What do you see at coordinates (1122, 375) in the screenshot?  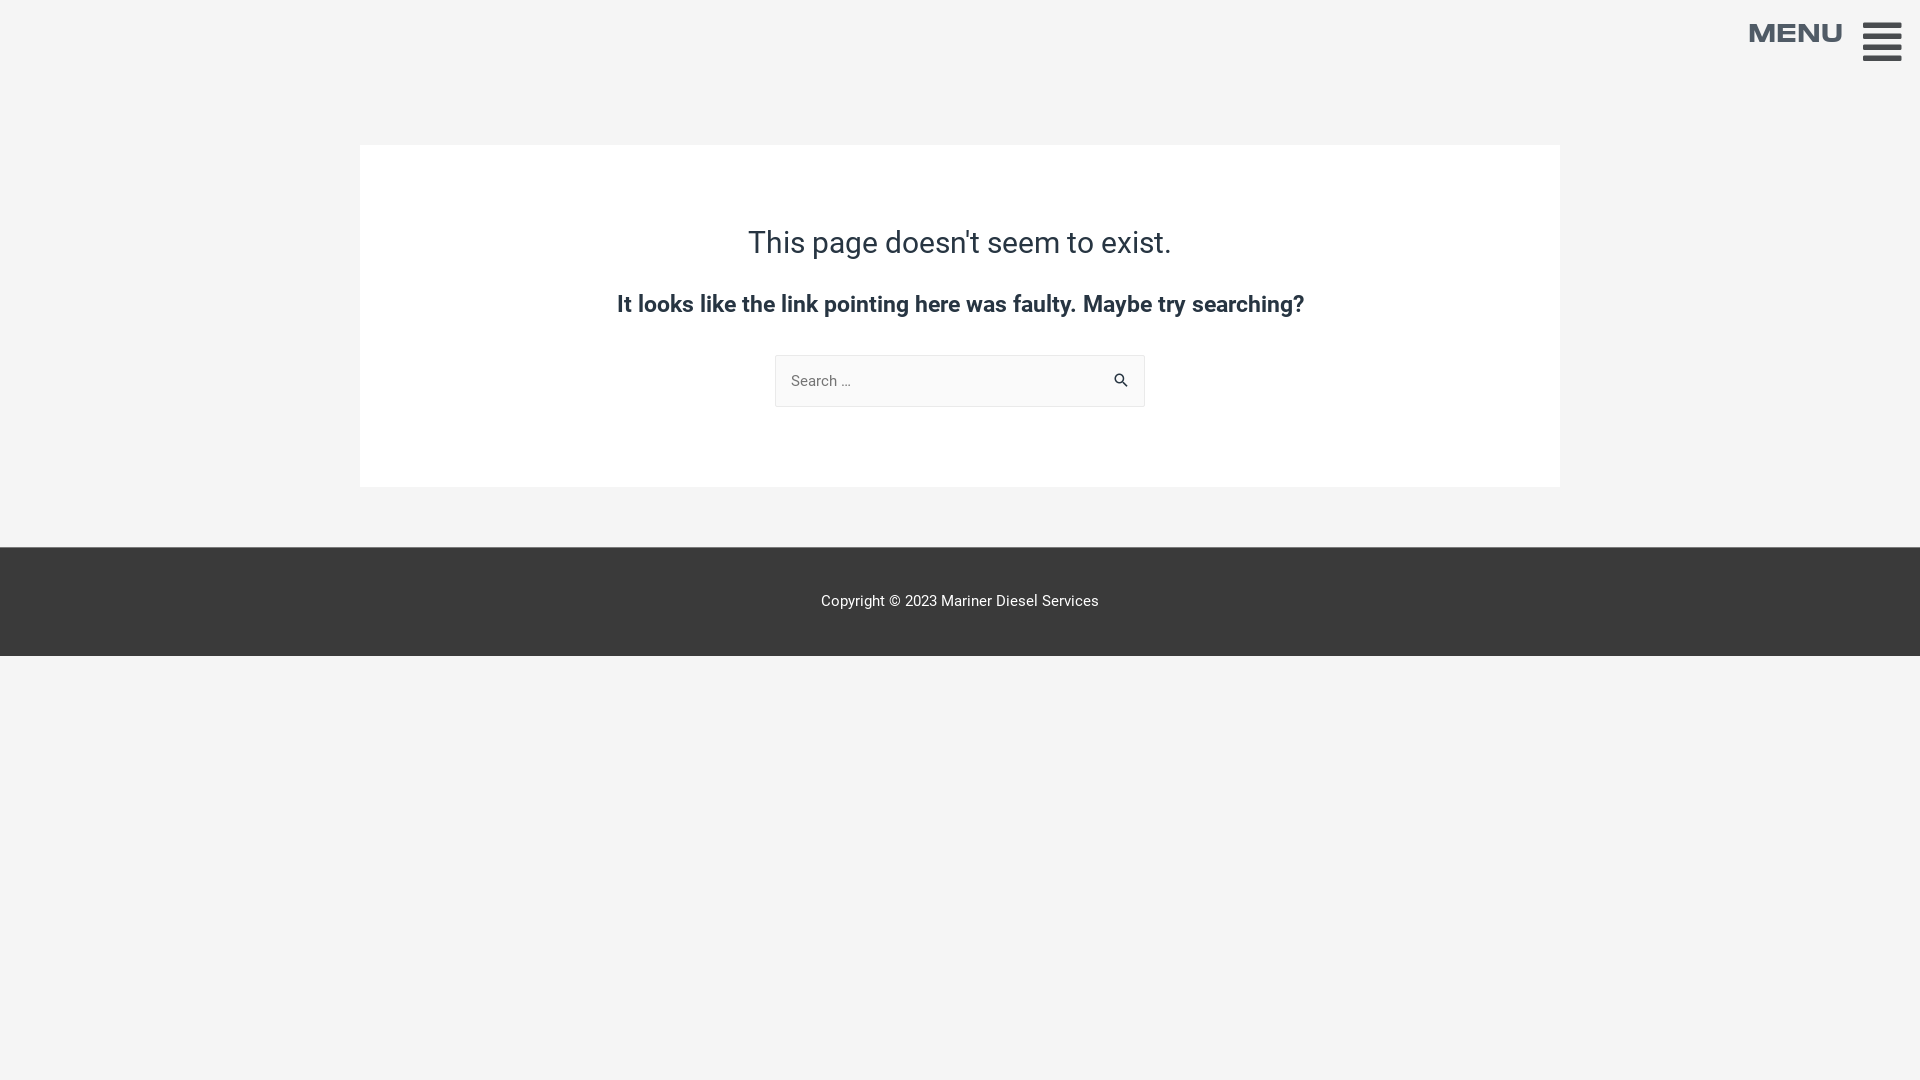 I see `'Search'` at bounding box center [1122, 375].